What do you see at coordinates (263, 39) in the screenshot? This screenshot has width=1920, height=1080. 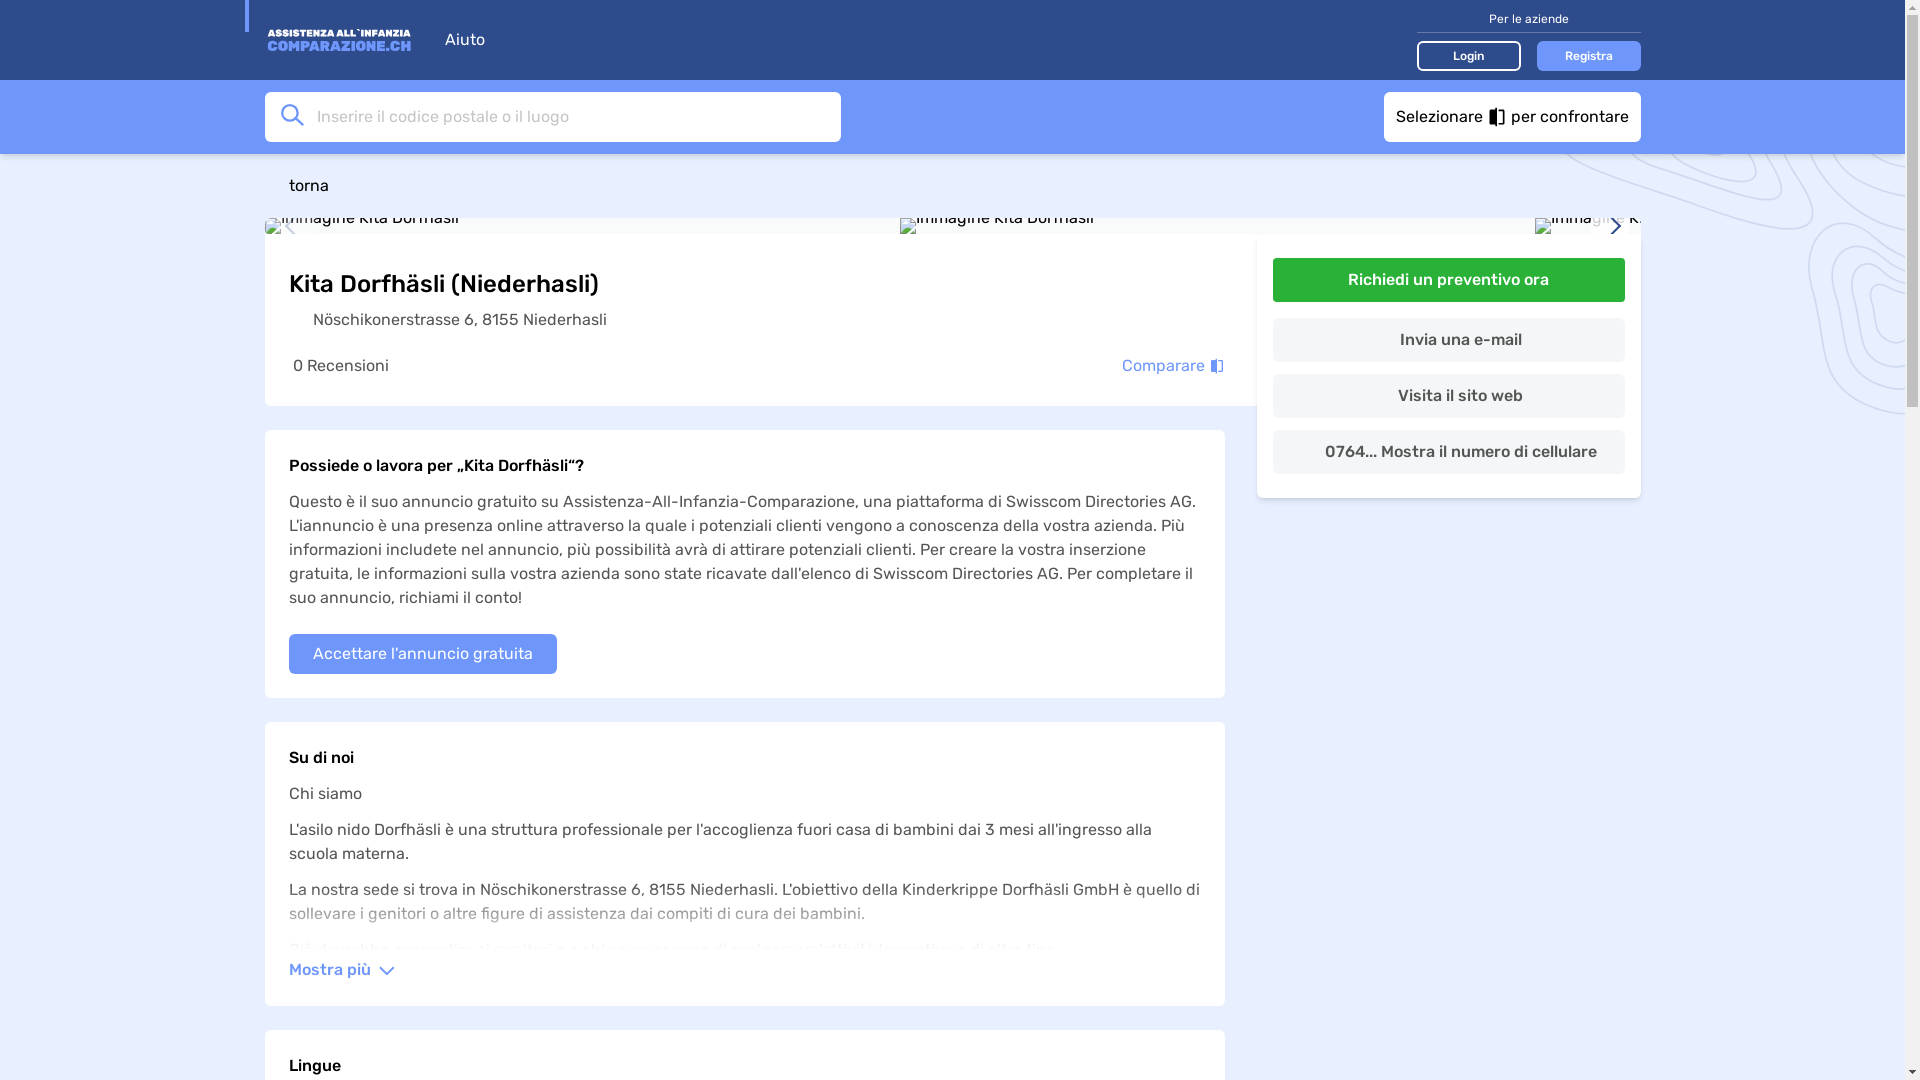 I see `'Vai alla home page'` at bounding box center [263, 39].